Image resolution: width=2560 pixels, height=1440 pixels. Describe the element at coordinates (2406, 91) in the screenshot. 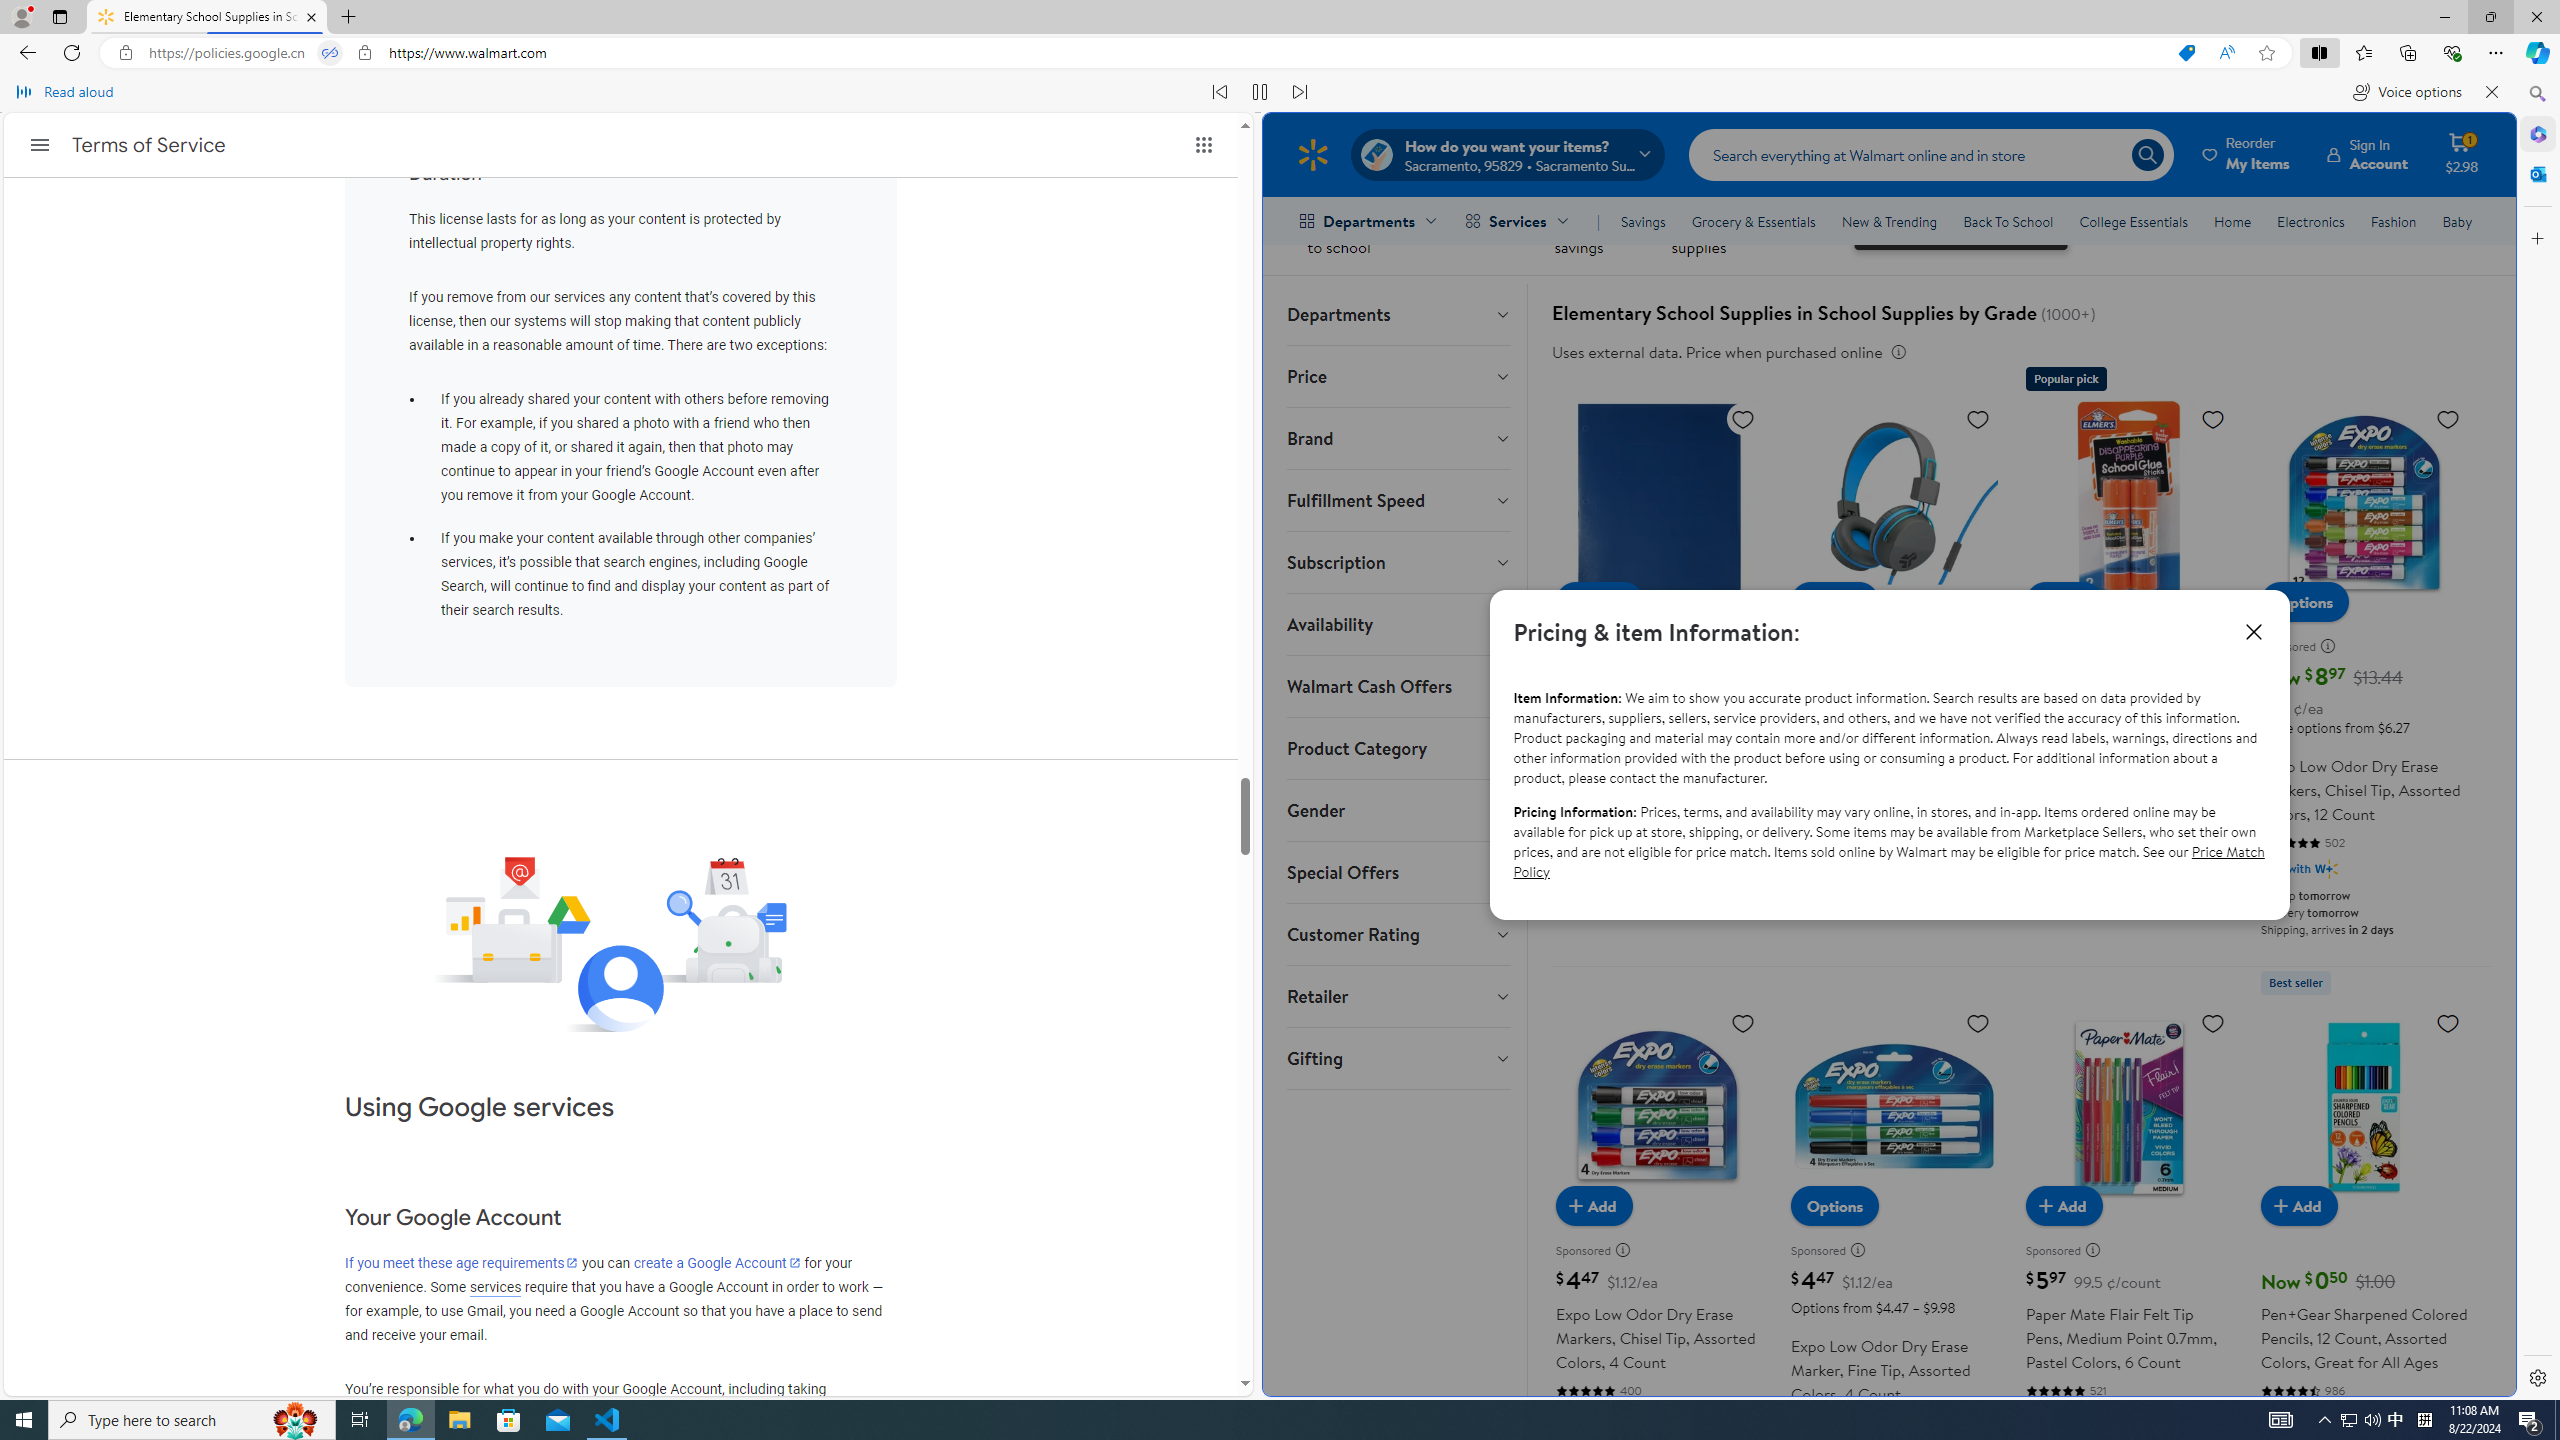

I see `'Voice options'` at that location.